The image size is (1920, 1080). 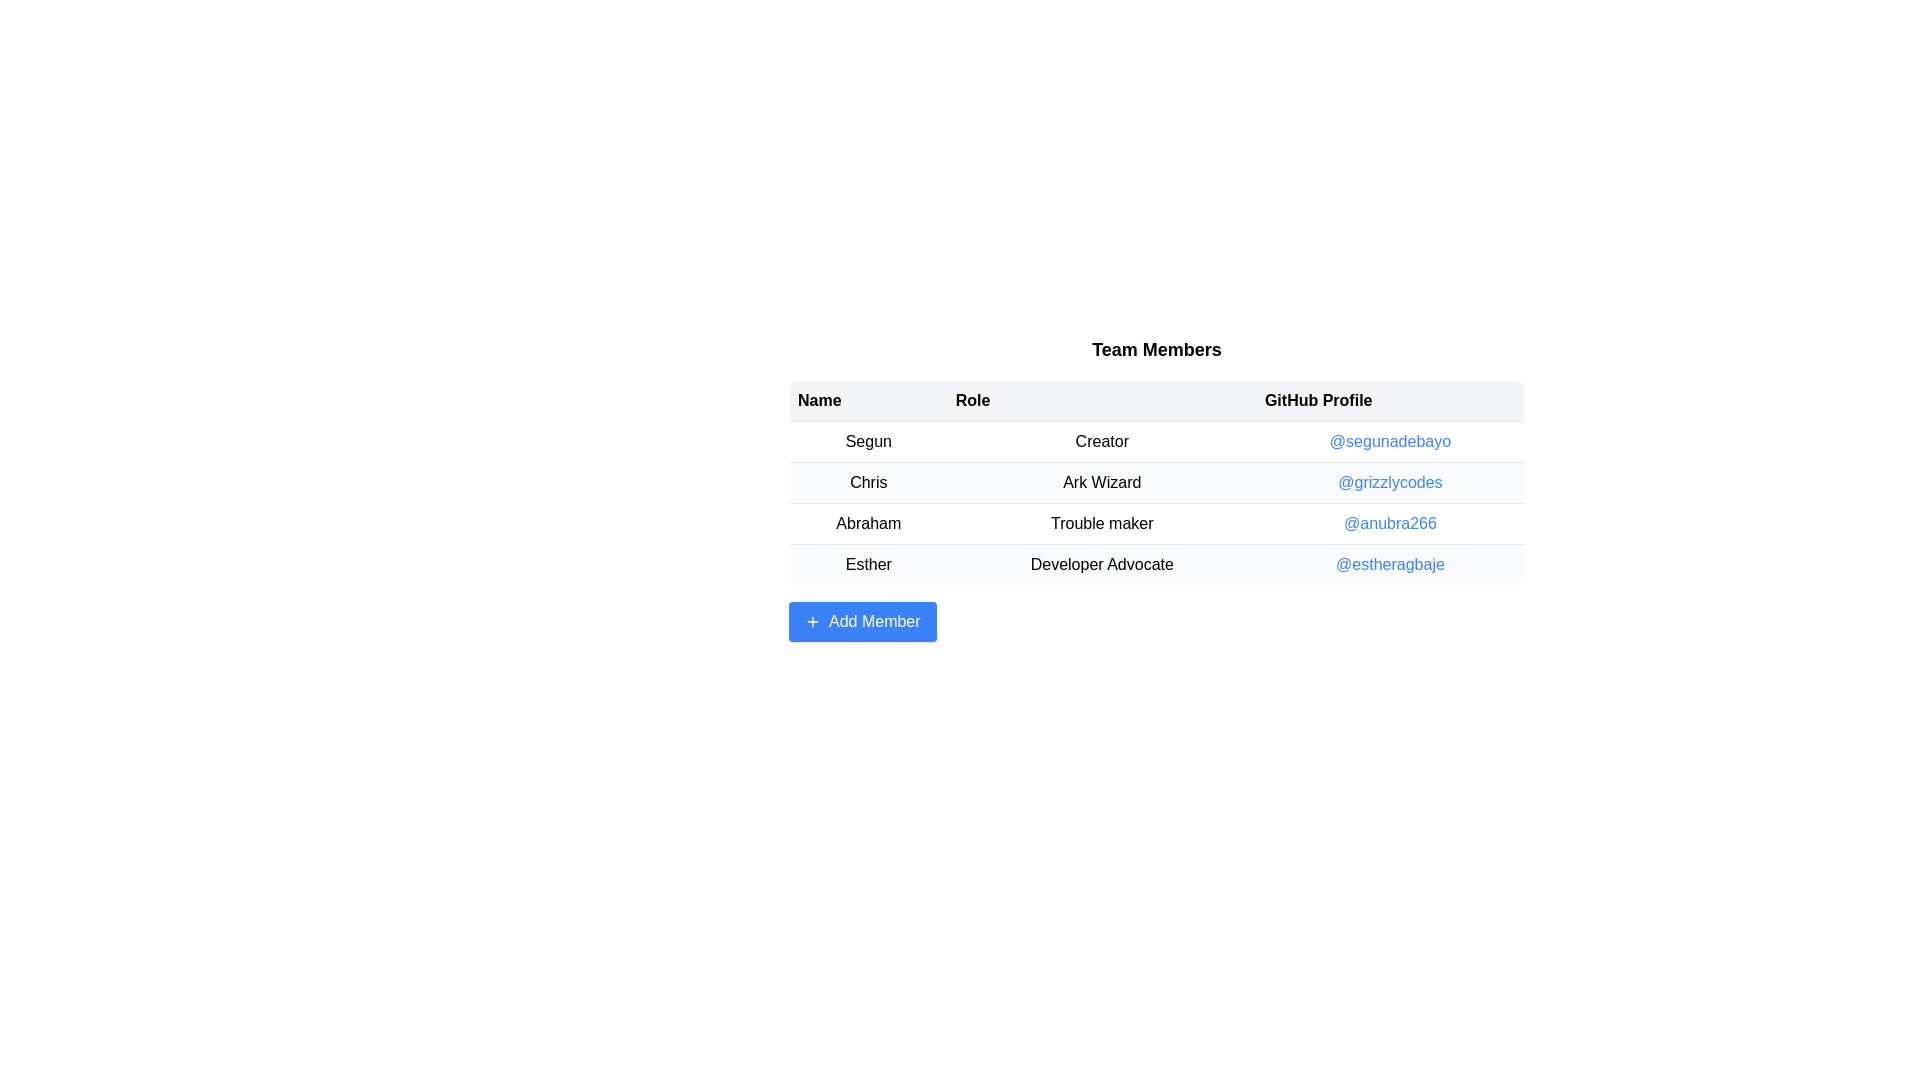 What do you see at coordinates (1389, 482) in the screenshot?
I see `the hyperlink under the 'GitHub Profile' column in the table for the team member Chris, the 'Ark Wizard'` at bounding box center [1389, 482].